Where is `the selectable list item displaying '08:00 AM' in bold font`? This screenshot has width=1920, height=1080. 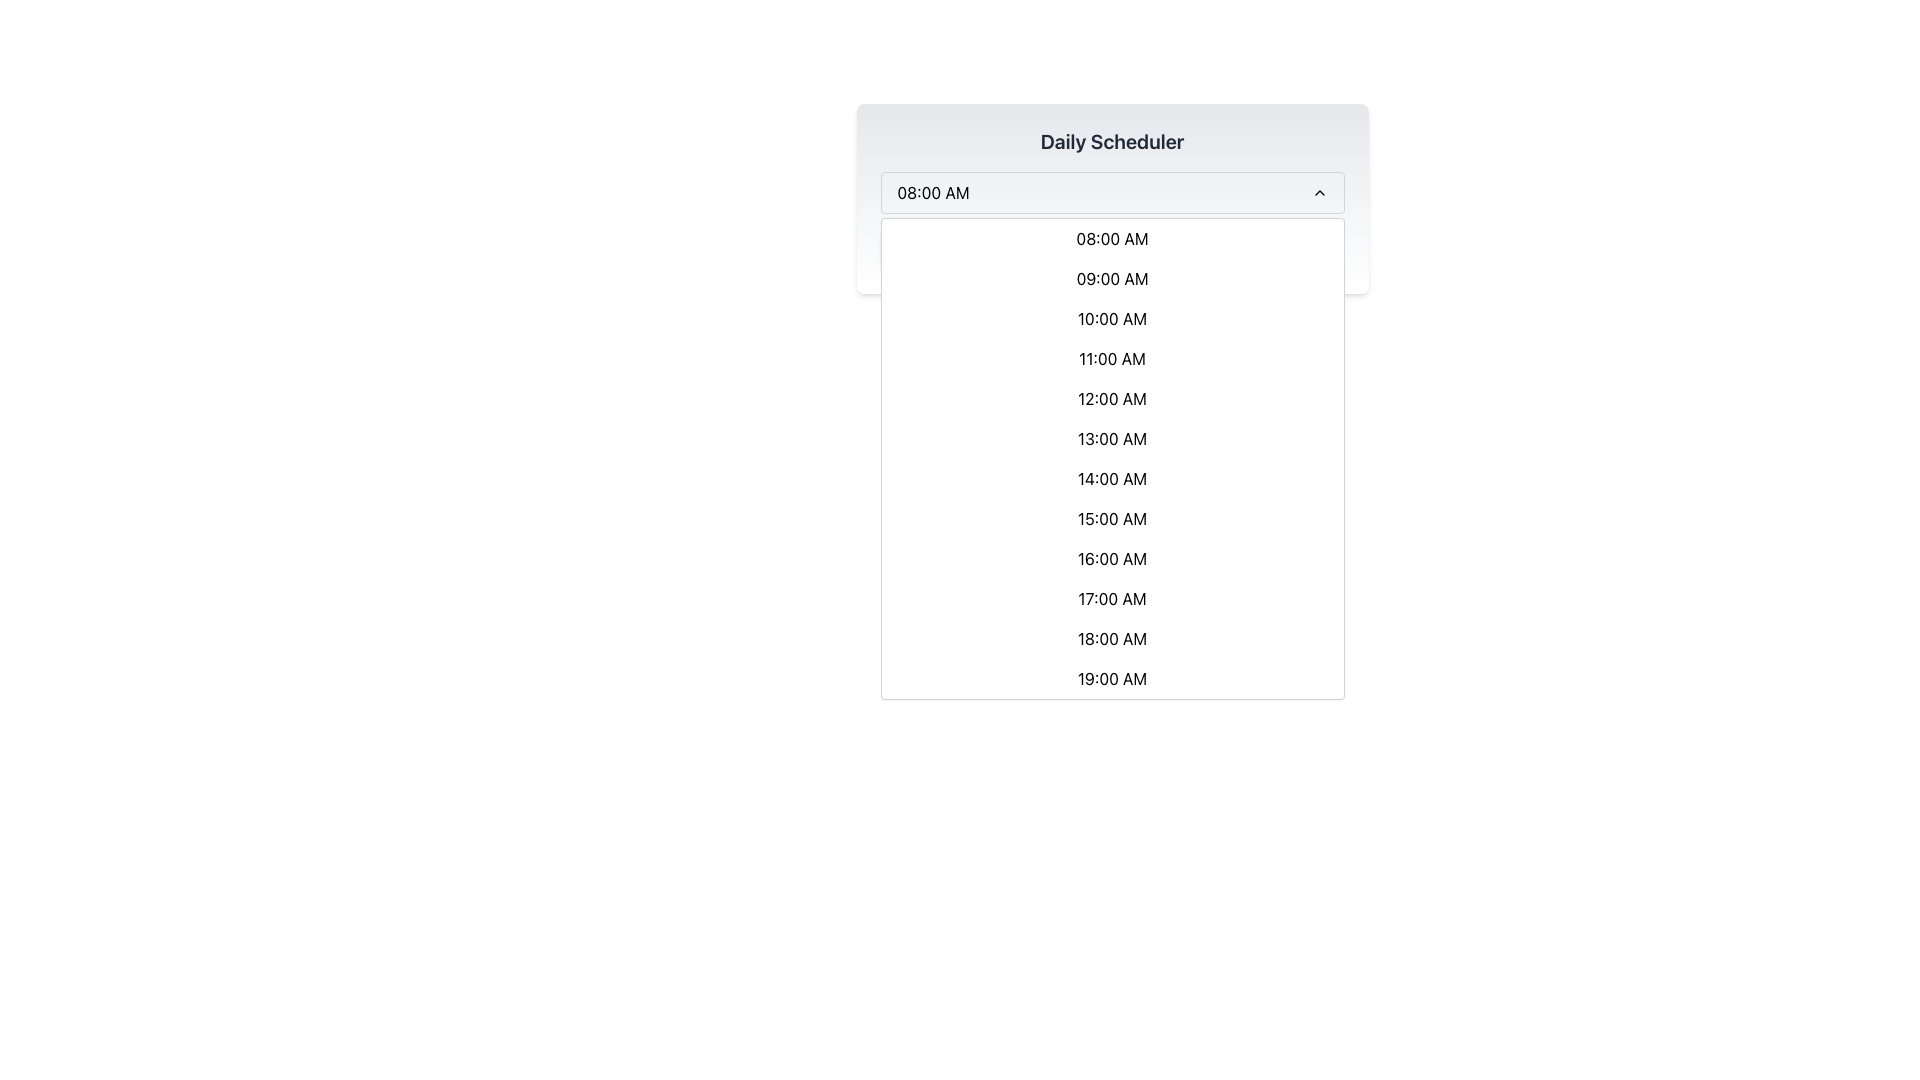 the selectable list item displaying '08:00 AM' in bold font is located at coordinates (1111, 238).